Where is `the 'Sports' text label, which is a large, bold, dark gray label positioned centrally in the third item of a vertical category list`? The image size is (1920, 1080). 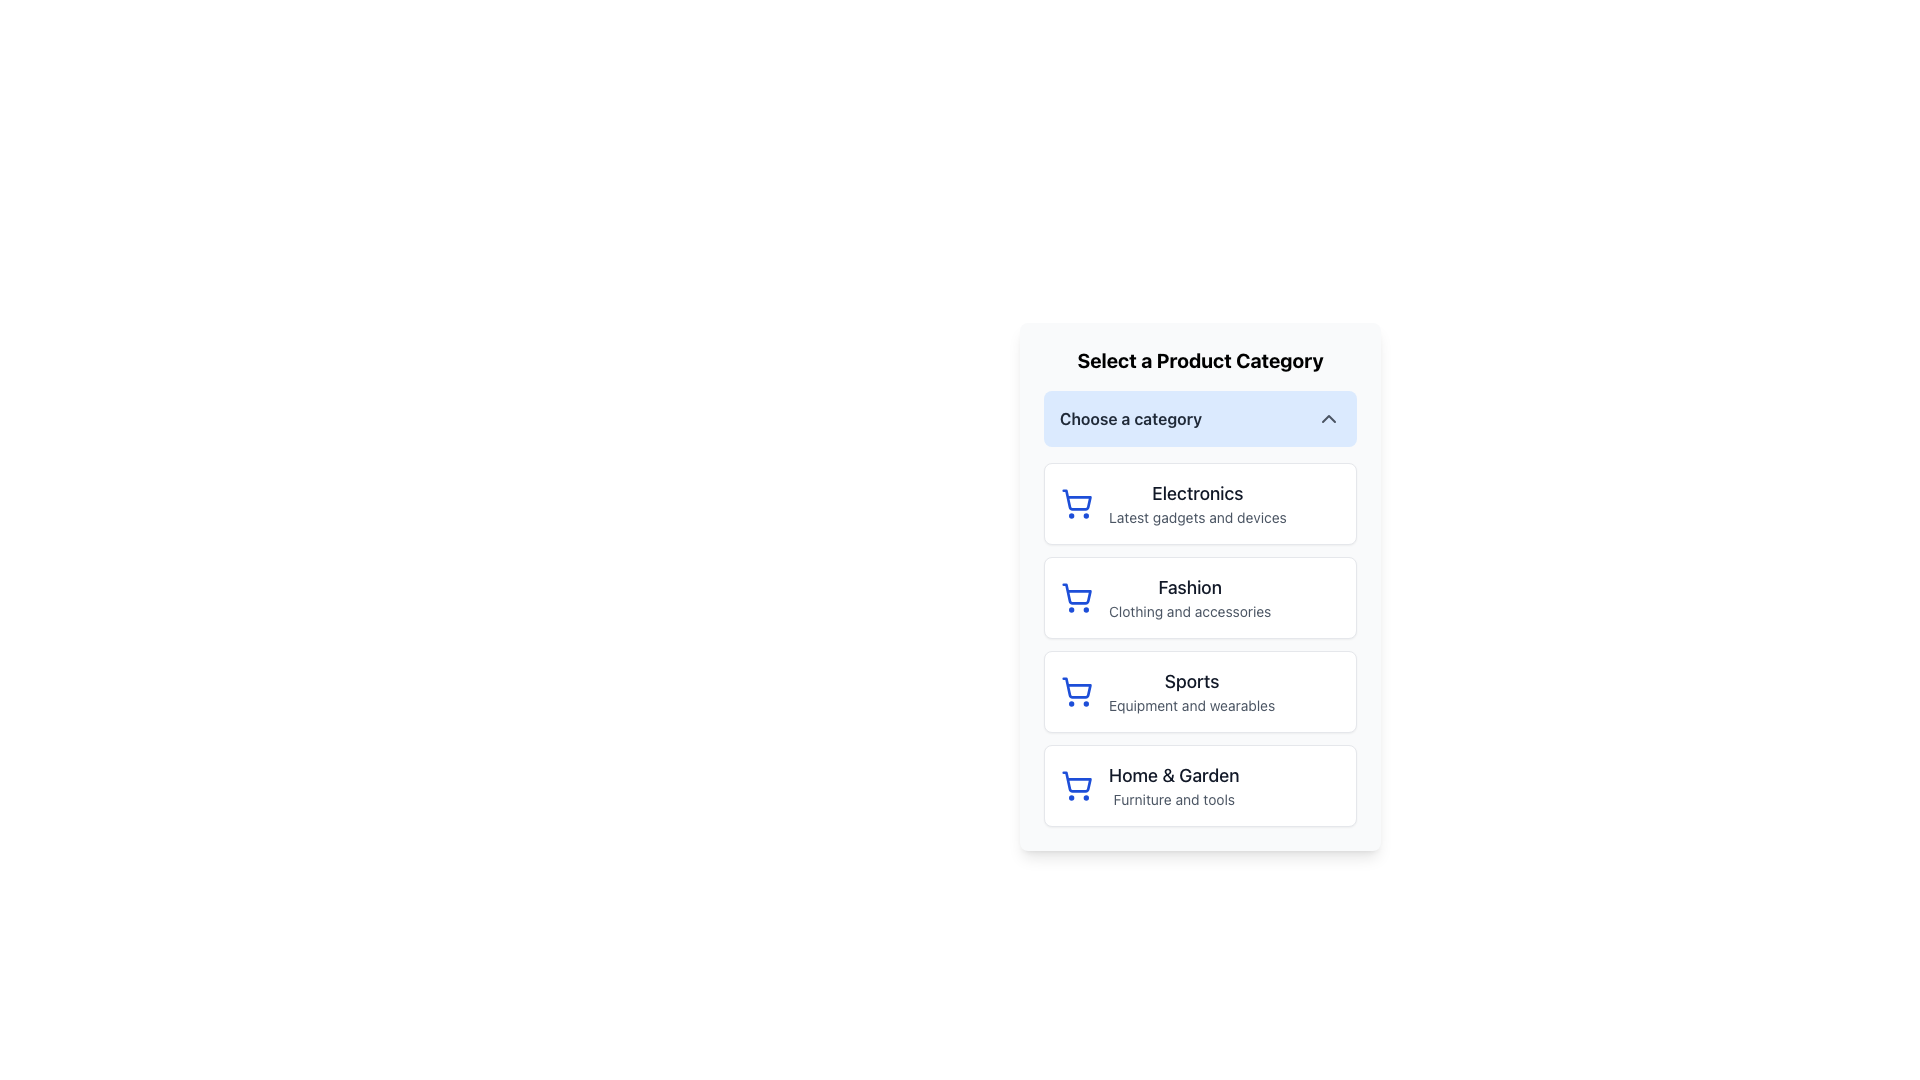
the 'Sports' text label, which is a large, bold, dark gray label positioned centrally in the third item of a vertical category list is located at coordinates (1192, 681).